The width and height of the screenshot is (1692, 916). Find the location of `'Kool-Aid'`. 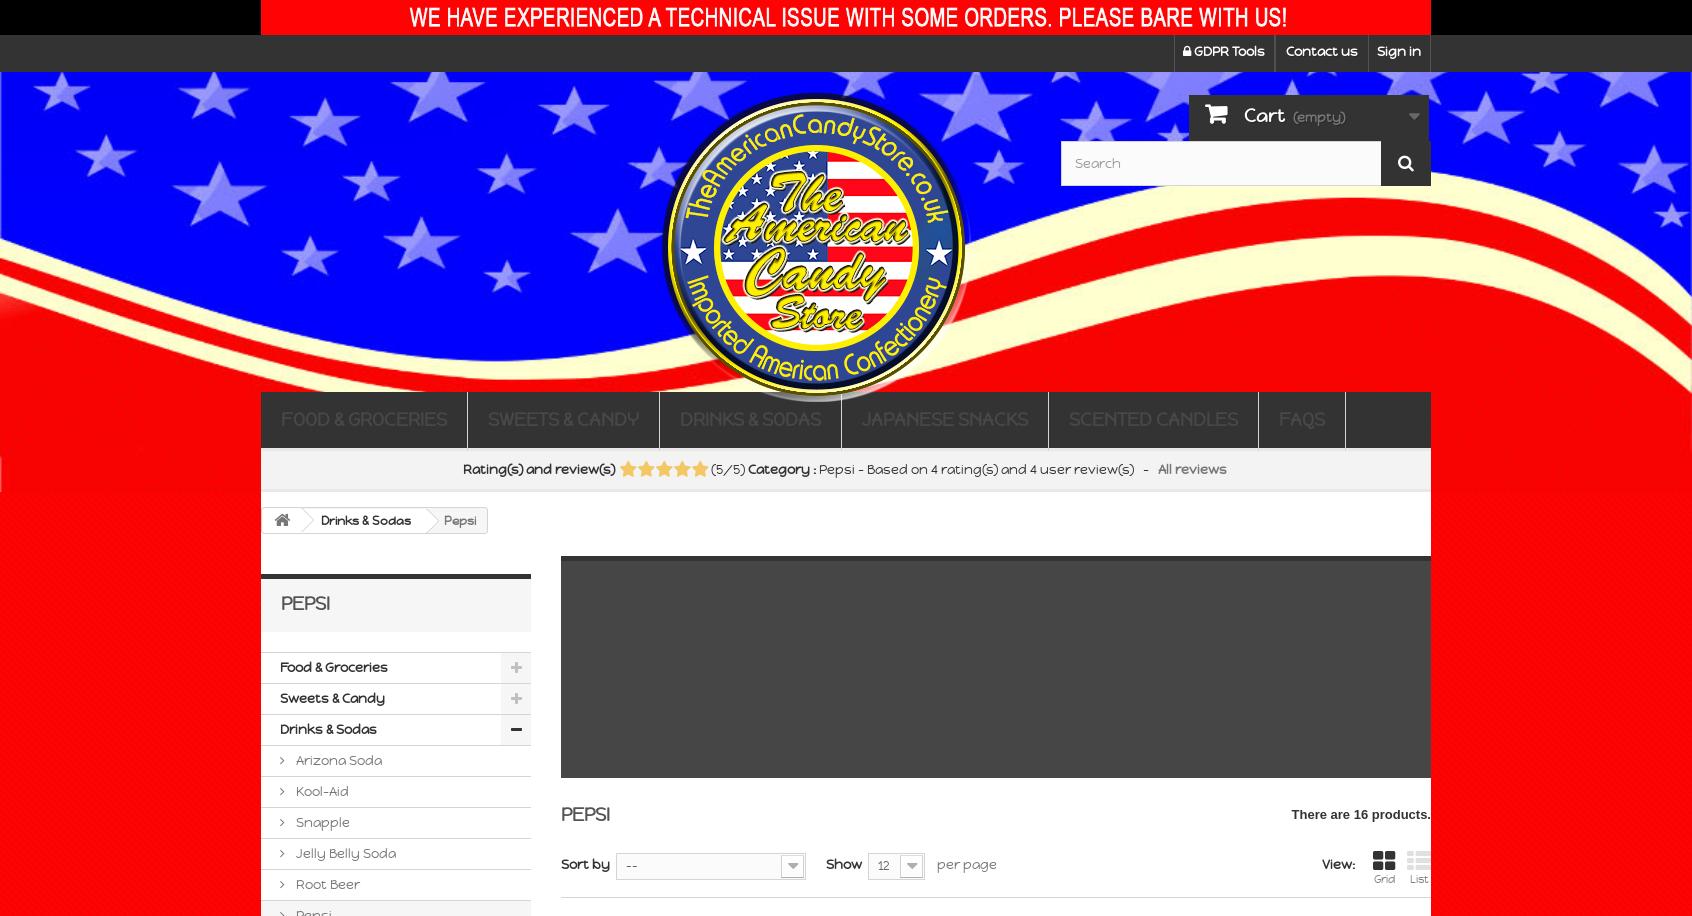

'Kool-Aid' is located at coordinates (319, 790).